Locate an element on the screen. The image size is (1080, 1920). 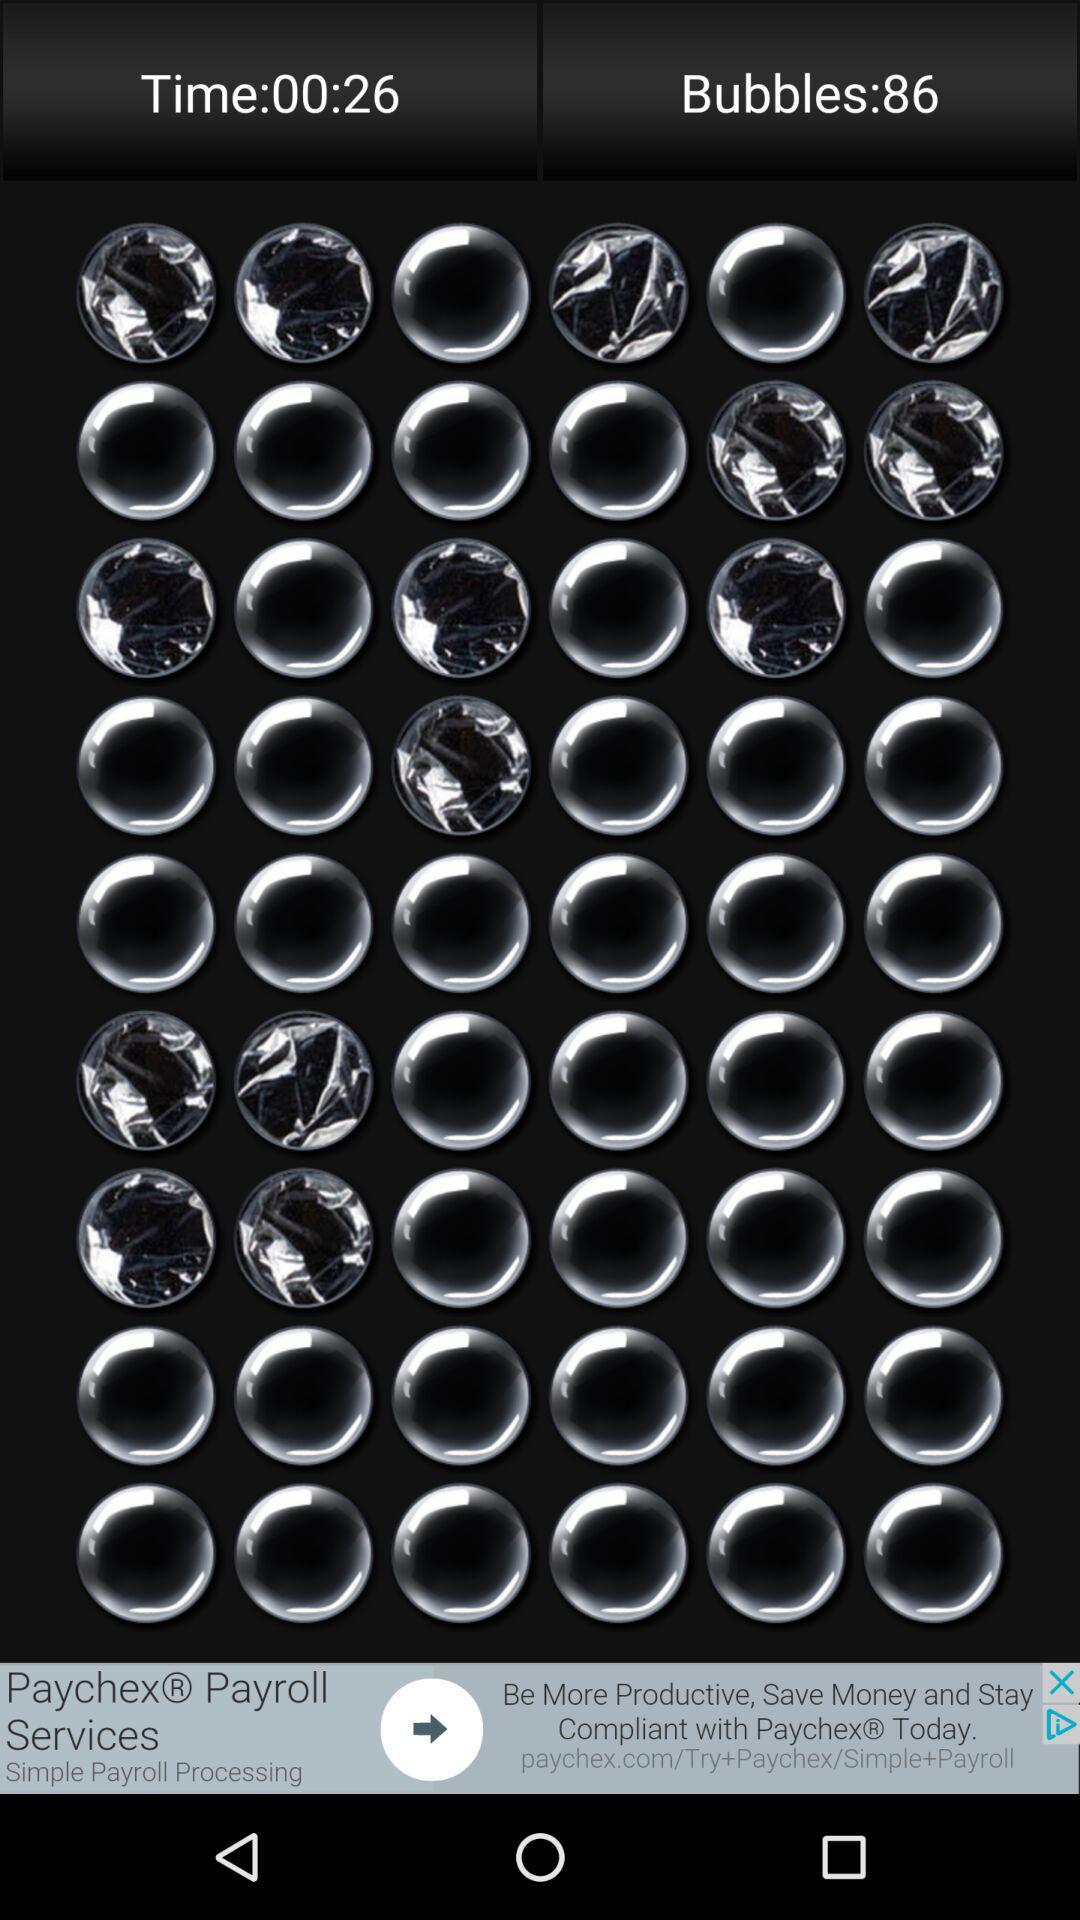
the refresh icon is located at coordinates (775, 819).